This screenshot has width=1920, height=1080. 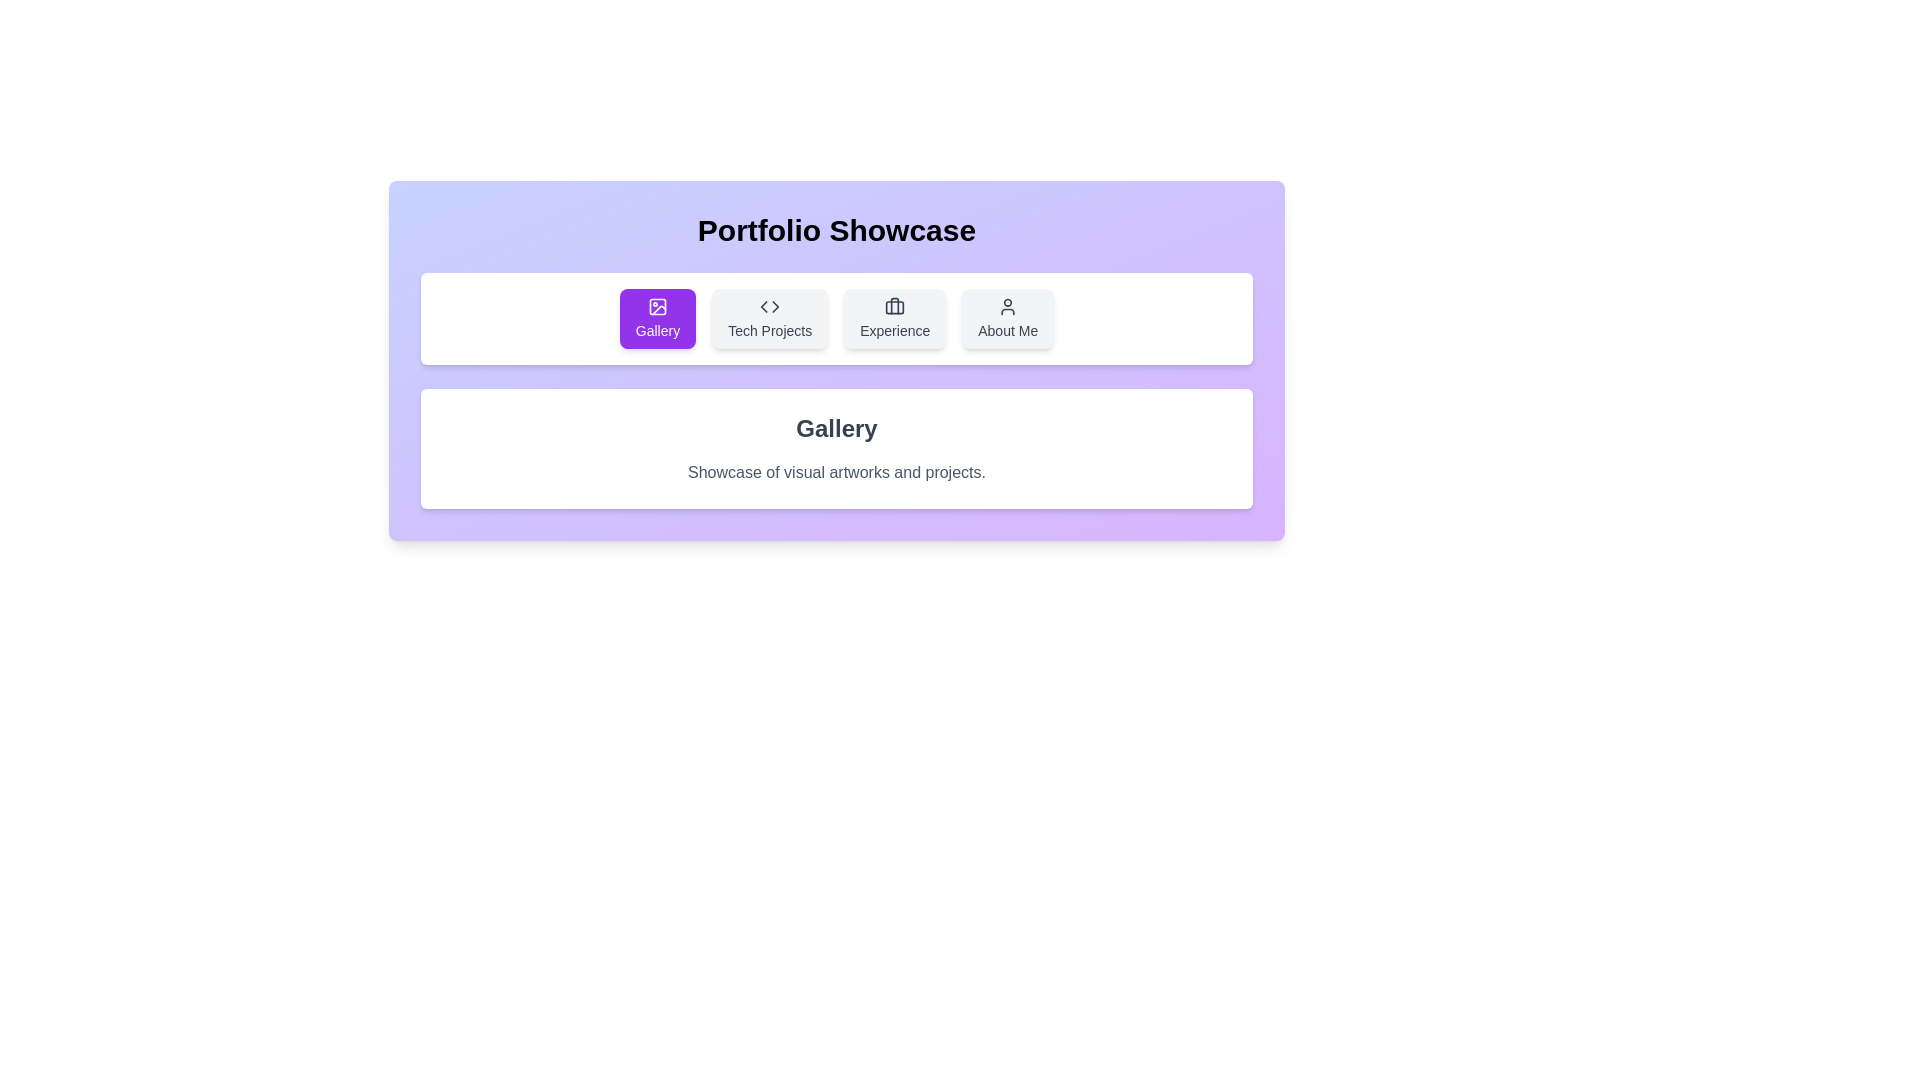 I want to click on the tab labeled 'Tech Projects', so click(x=769, y=318).